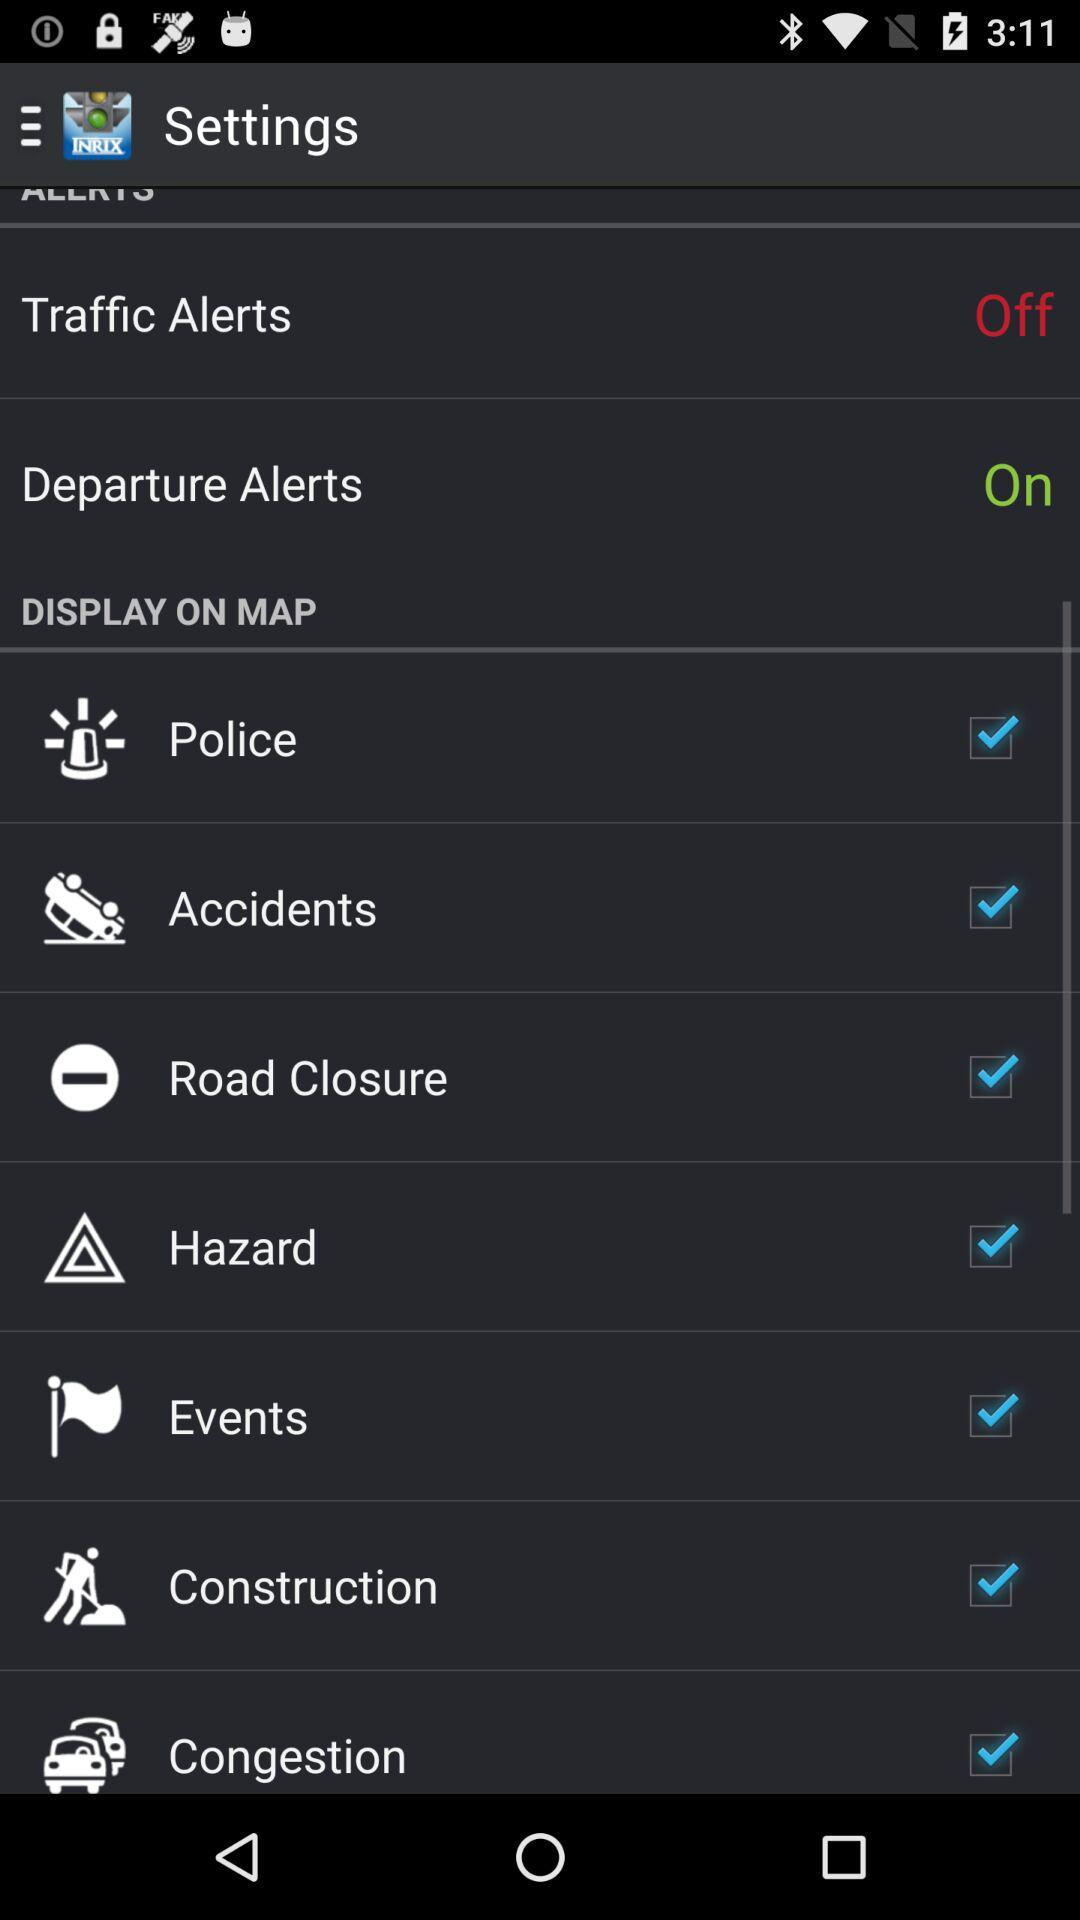 This screenshot has height=1920, width=1080. I want to click on the item next to on app, so click(192, 482).